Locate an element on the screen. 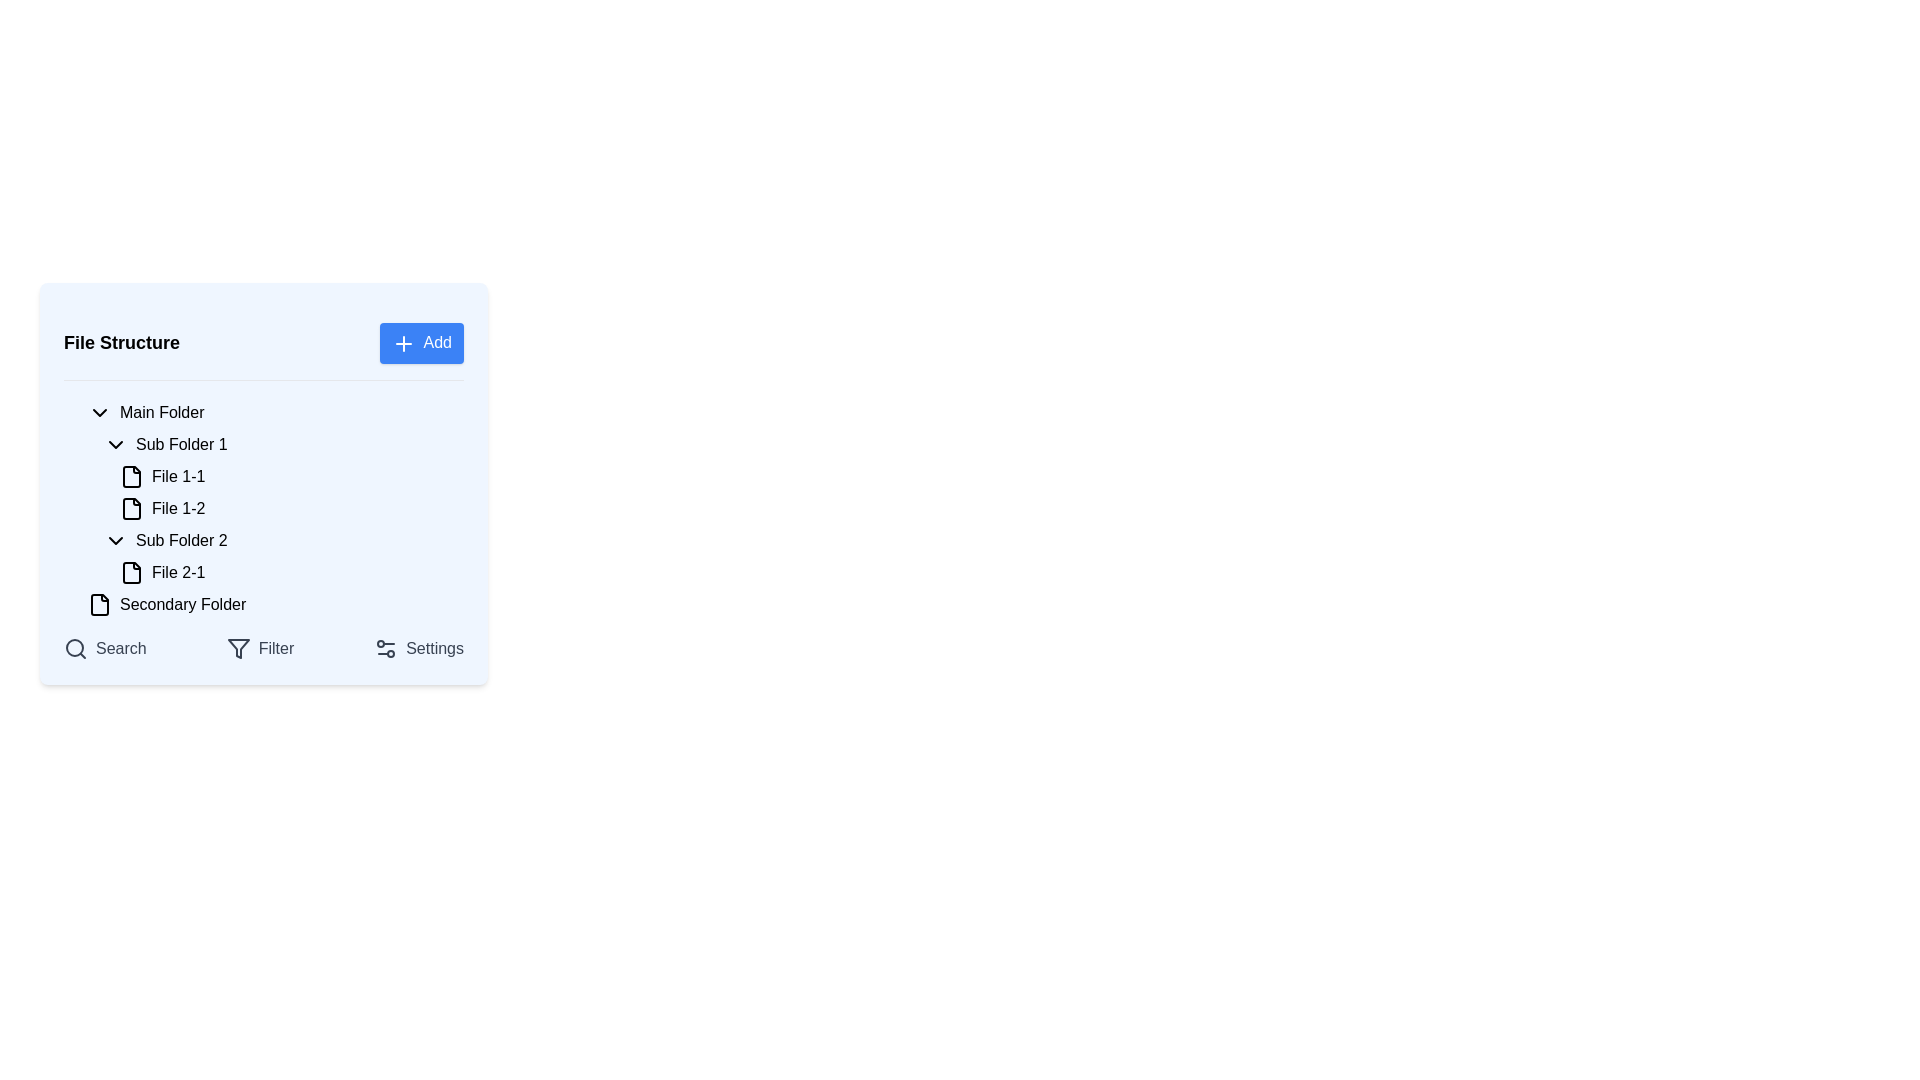 The width and height of the screenshot is (1920, 1080). the label displaying 'File 1-1' is located at coordinates (178, 476).